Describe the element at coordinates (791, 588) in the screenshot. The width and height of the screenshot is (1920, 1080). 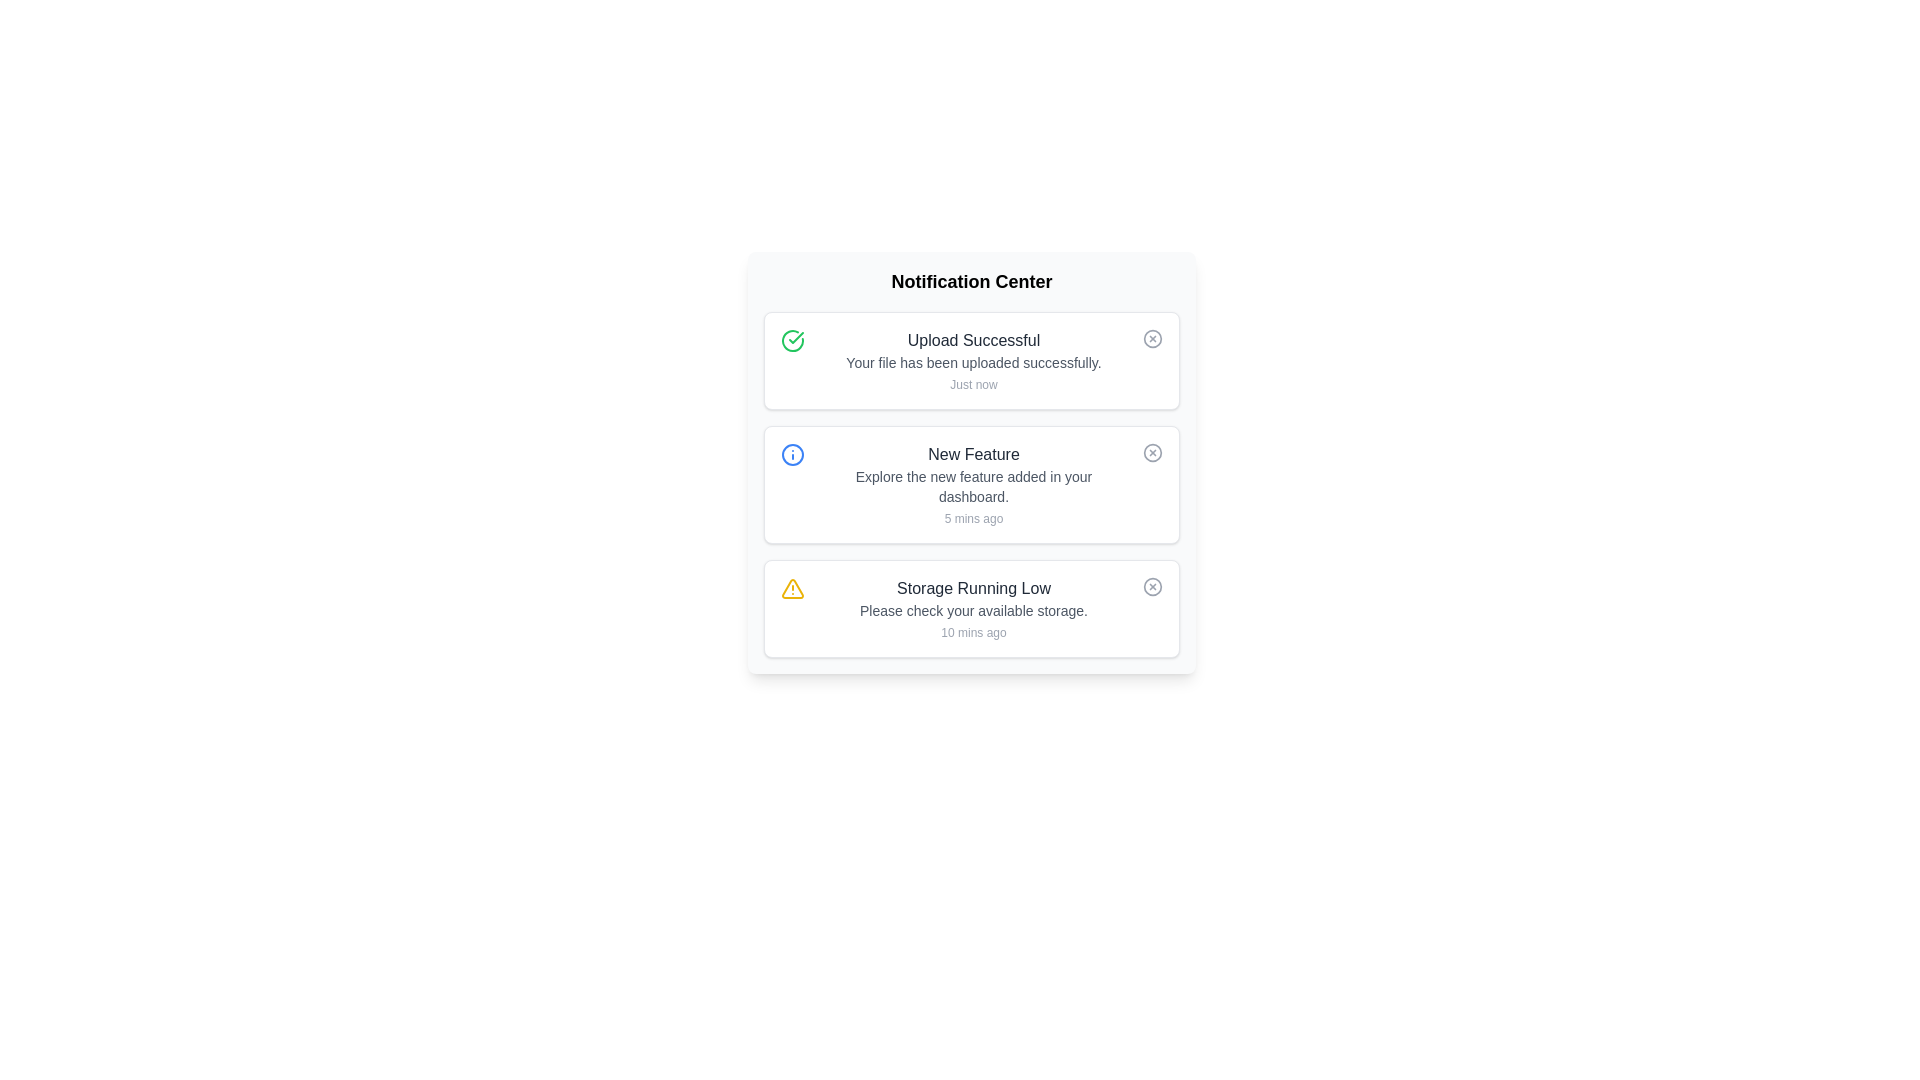
I see `the prominent warning icon on the left side of the 'Storage Running Low' notification in the notification center to check for visual notifications regarding low storage` at that location.